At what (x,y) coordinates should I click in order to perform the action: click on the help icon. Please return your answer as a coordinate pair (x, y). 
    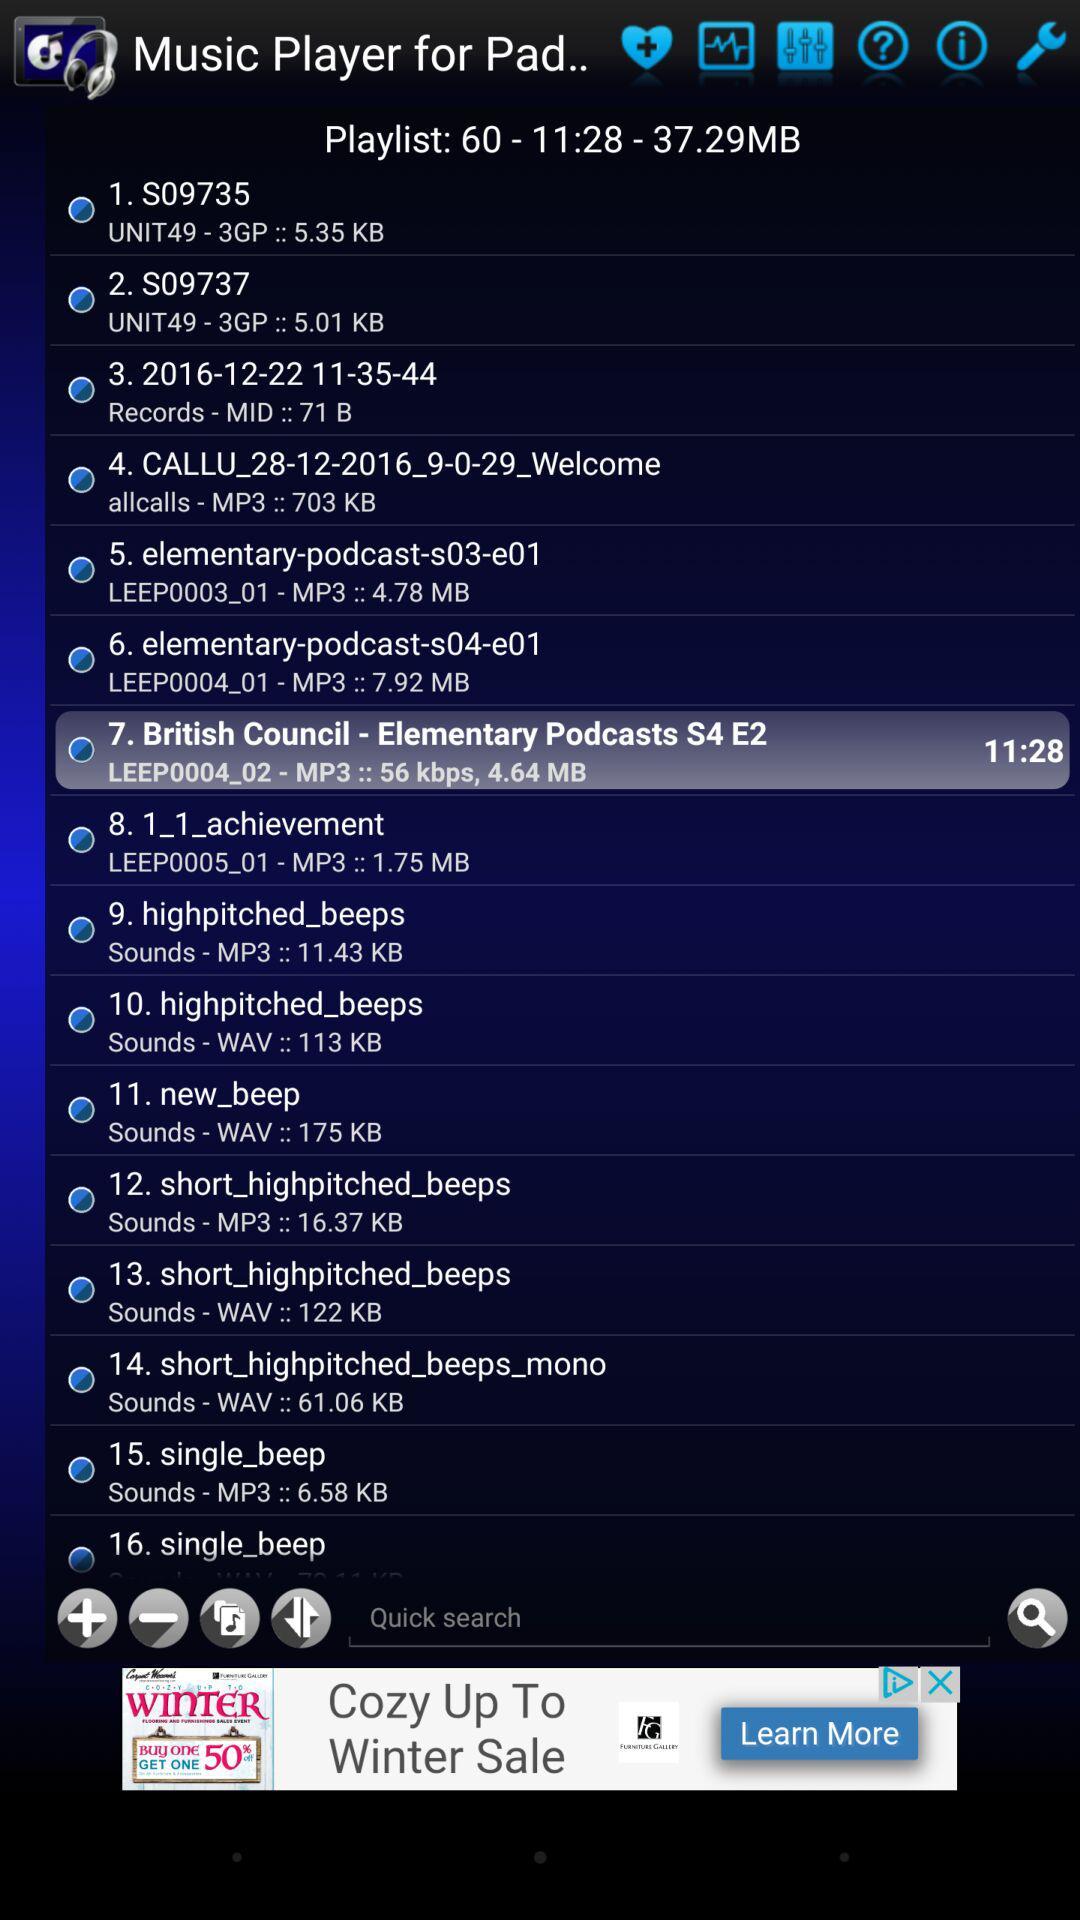
    Looking at the image, I should click on (882, 55).